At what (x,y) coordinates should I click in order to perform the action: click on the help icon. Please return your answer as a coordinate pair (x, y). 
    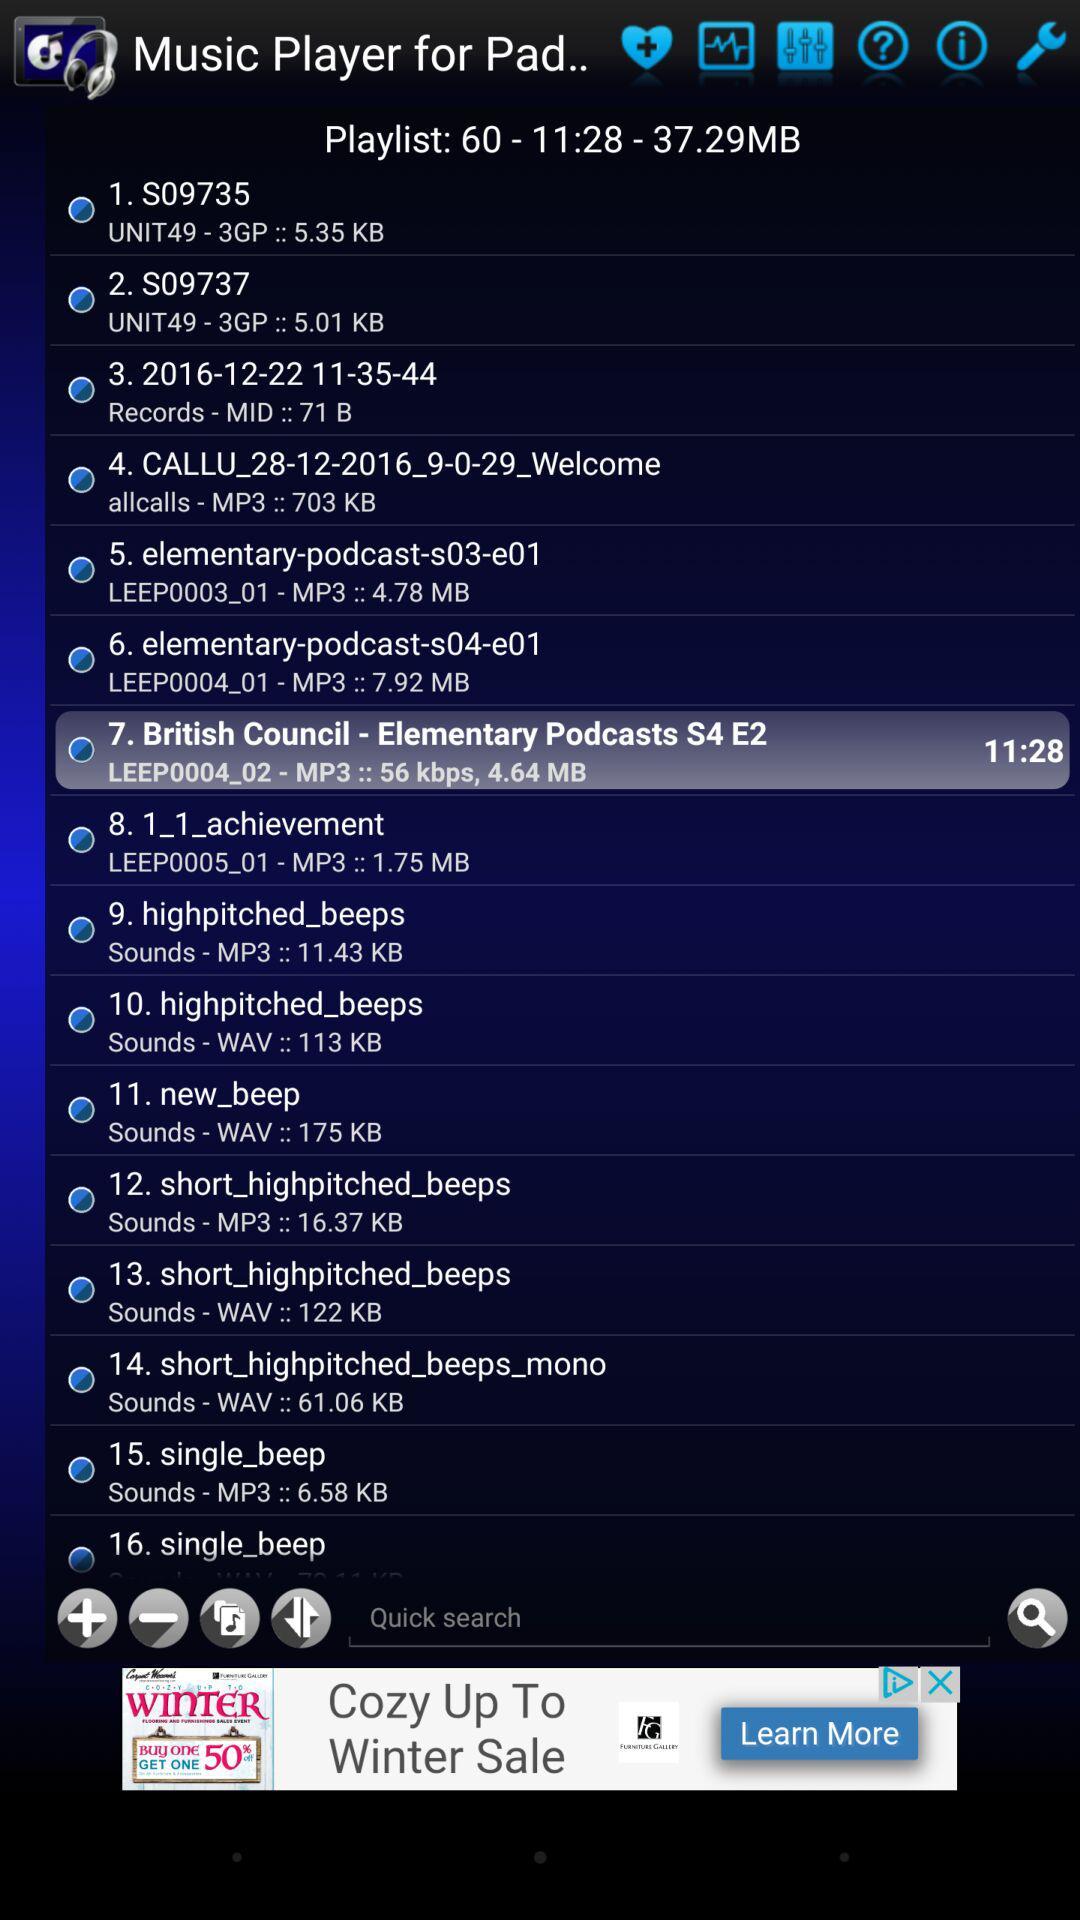
    Looking at the image, I should click on (882, 55).